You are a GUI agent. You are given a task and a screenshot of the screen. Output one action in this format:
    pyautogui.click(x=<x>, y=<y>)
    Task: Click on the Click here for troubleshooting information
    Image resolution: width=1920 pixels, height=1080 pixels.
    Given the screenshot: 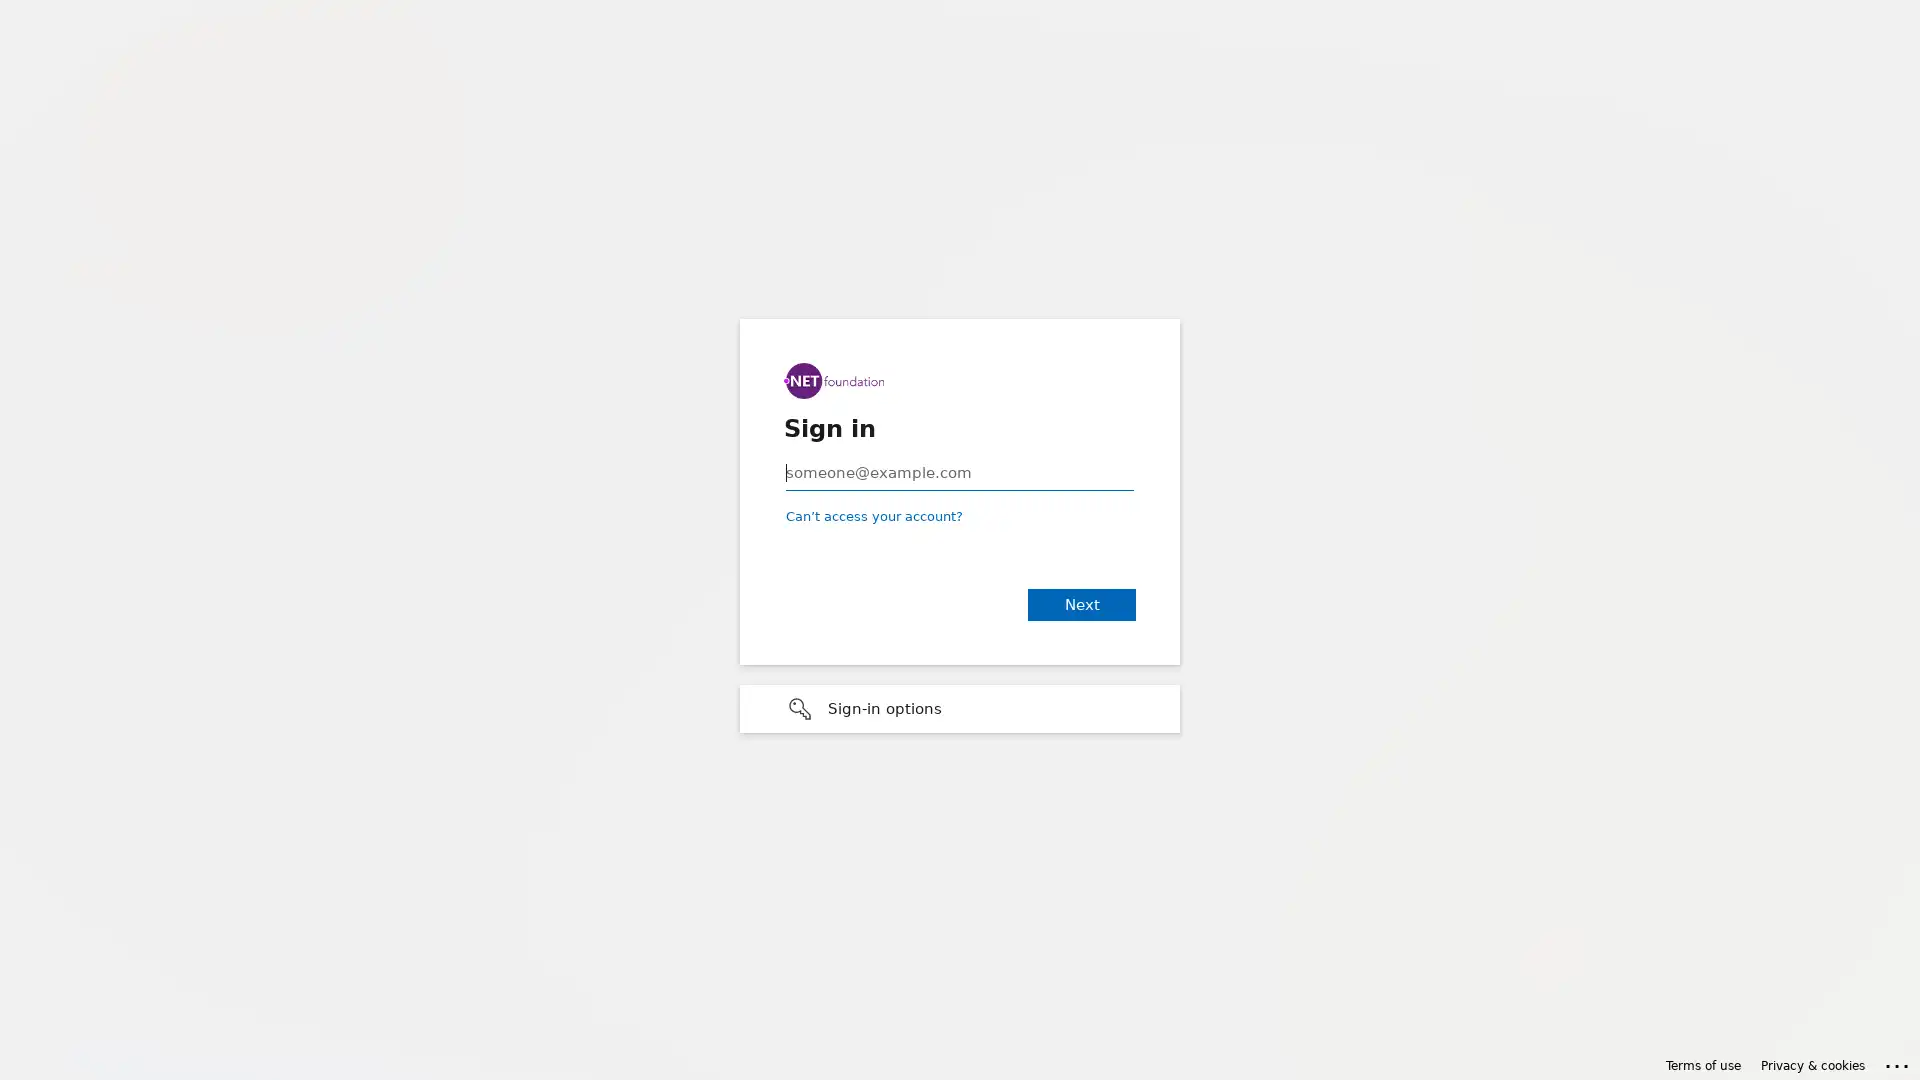 What is the action you would take?
    pyautogui.click(x=1897, y=1062)
    